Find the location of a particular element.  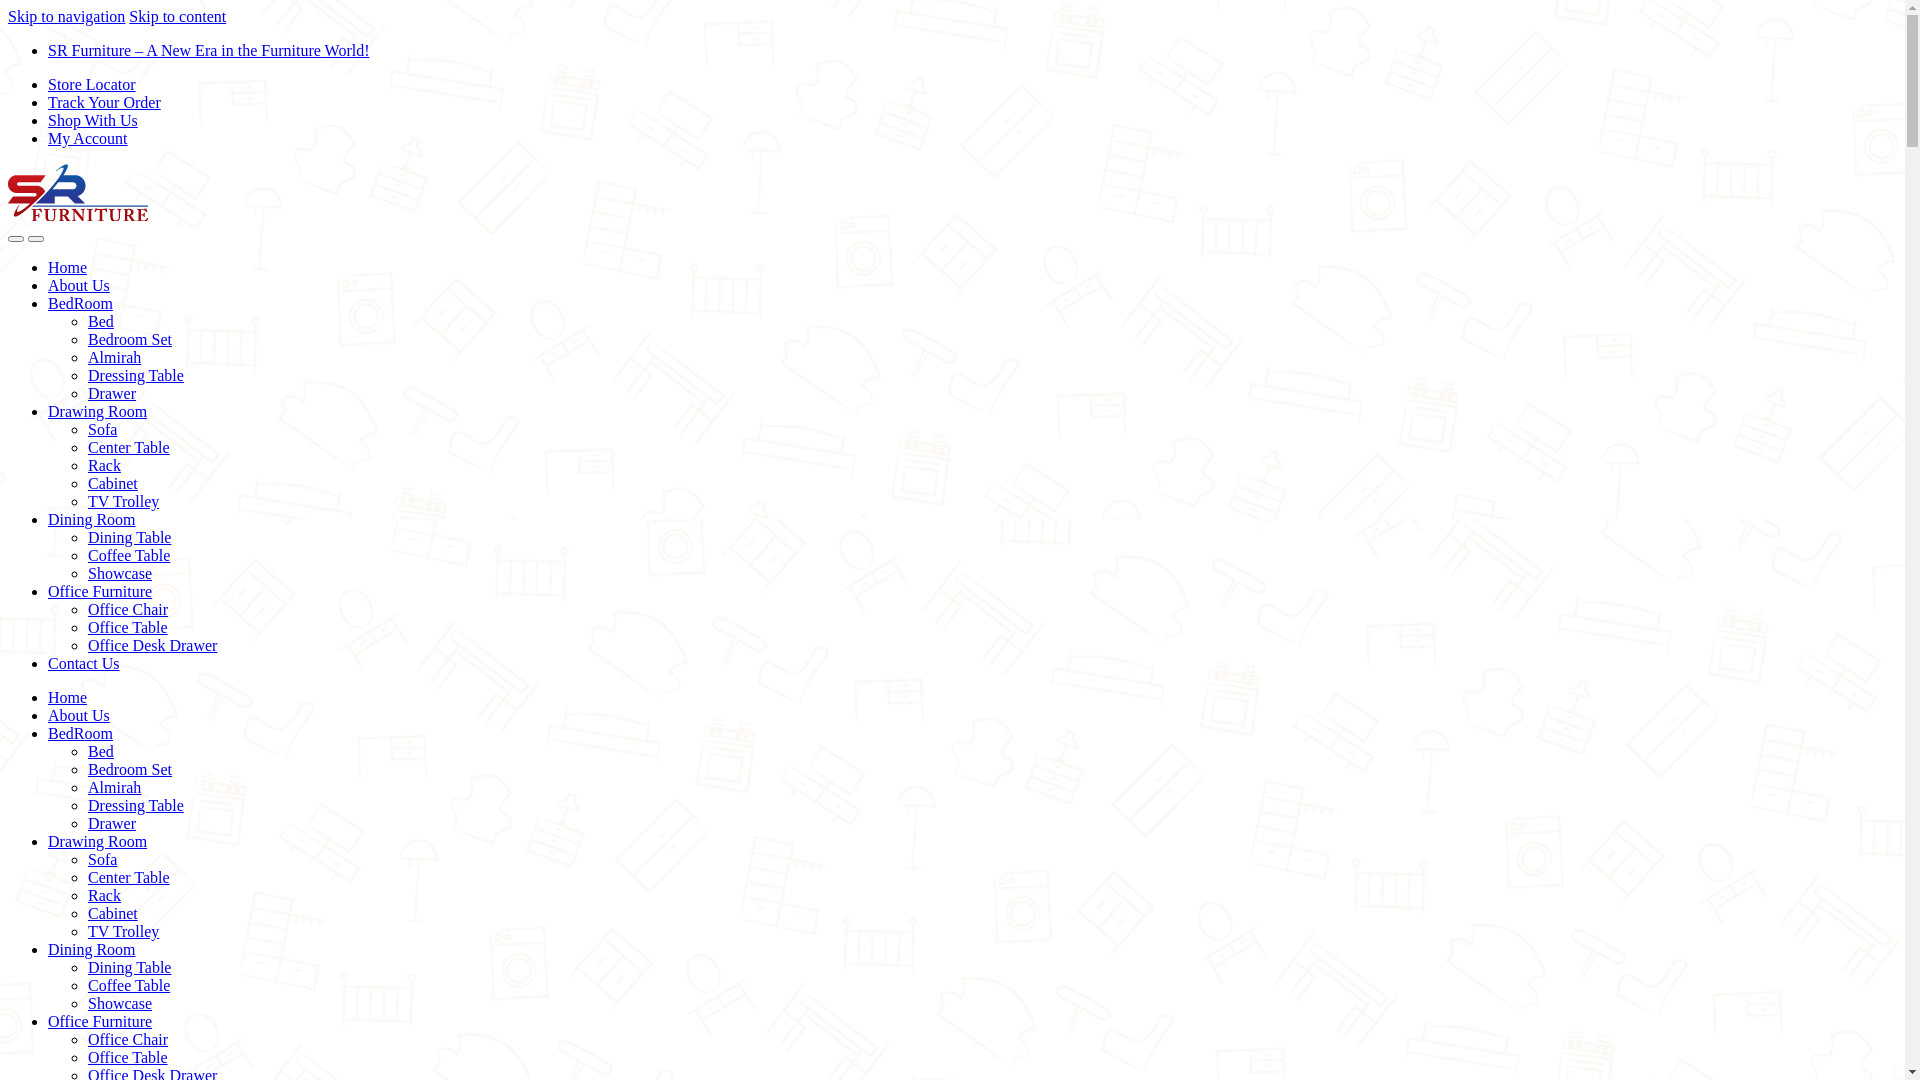

'Contact Us' is located at coordinates (82, 663).